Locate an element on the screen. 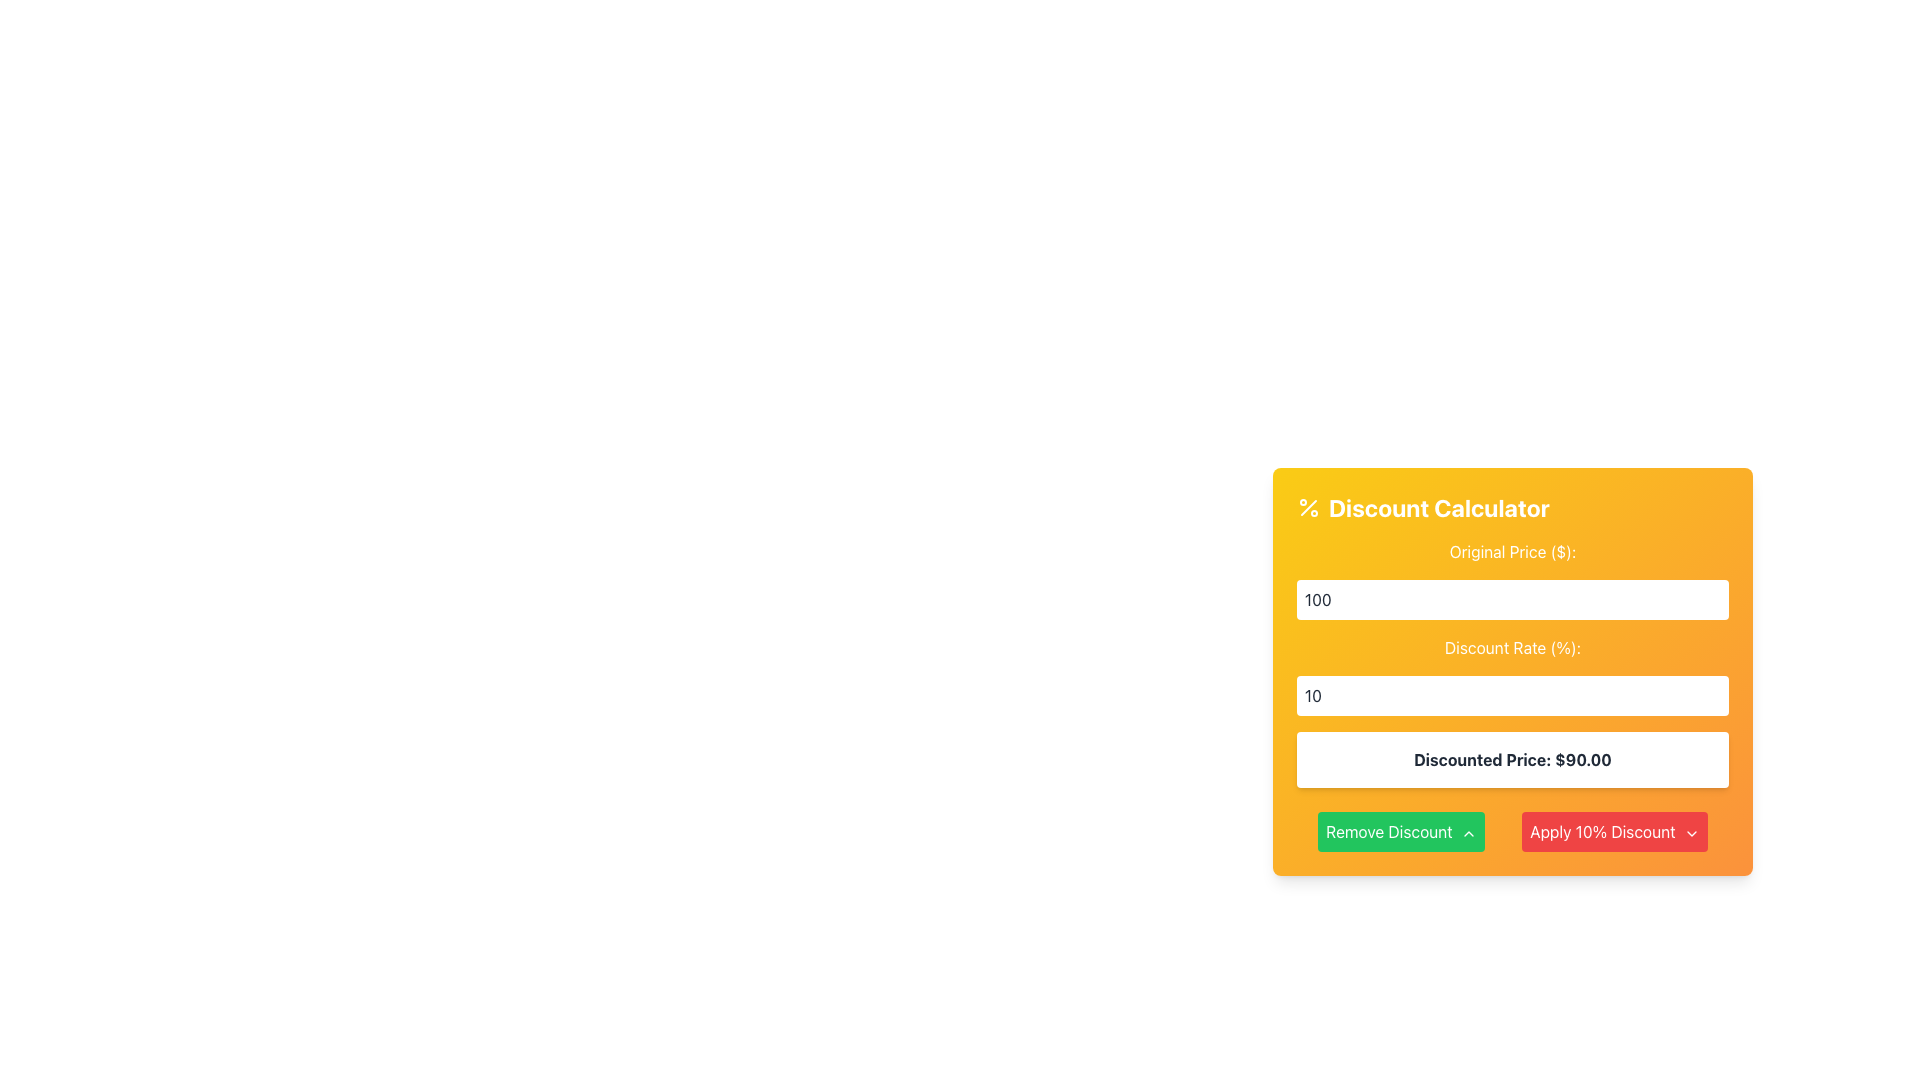 The height and width of the screenshot is (1080, 1920). the static label displaying 'Discount Rate (%)' which is styled with a bold font on an orange background, positioned below the 'Original Price ($)' input field is located at coordinates (1512, 648).